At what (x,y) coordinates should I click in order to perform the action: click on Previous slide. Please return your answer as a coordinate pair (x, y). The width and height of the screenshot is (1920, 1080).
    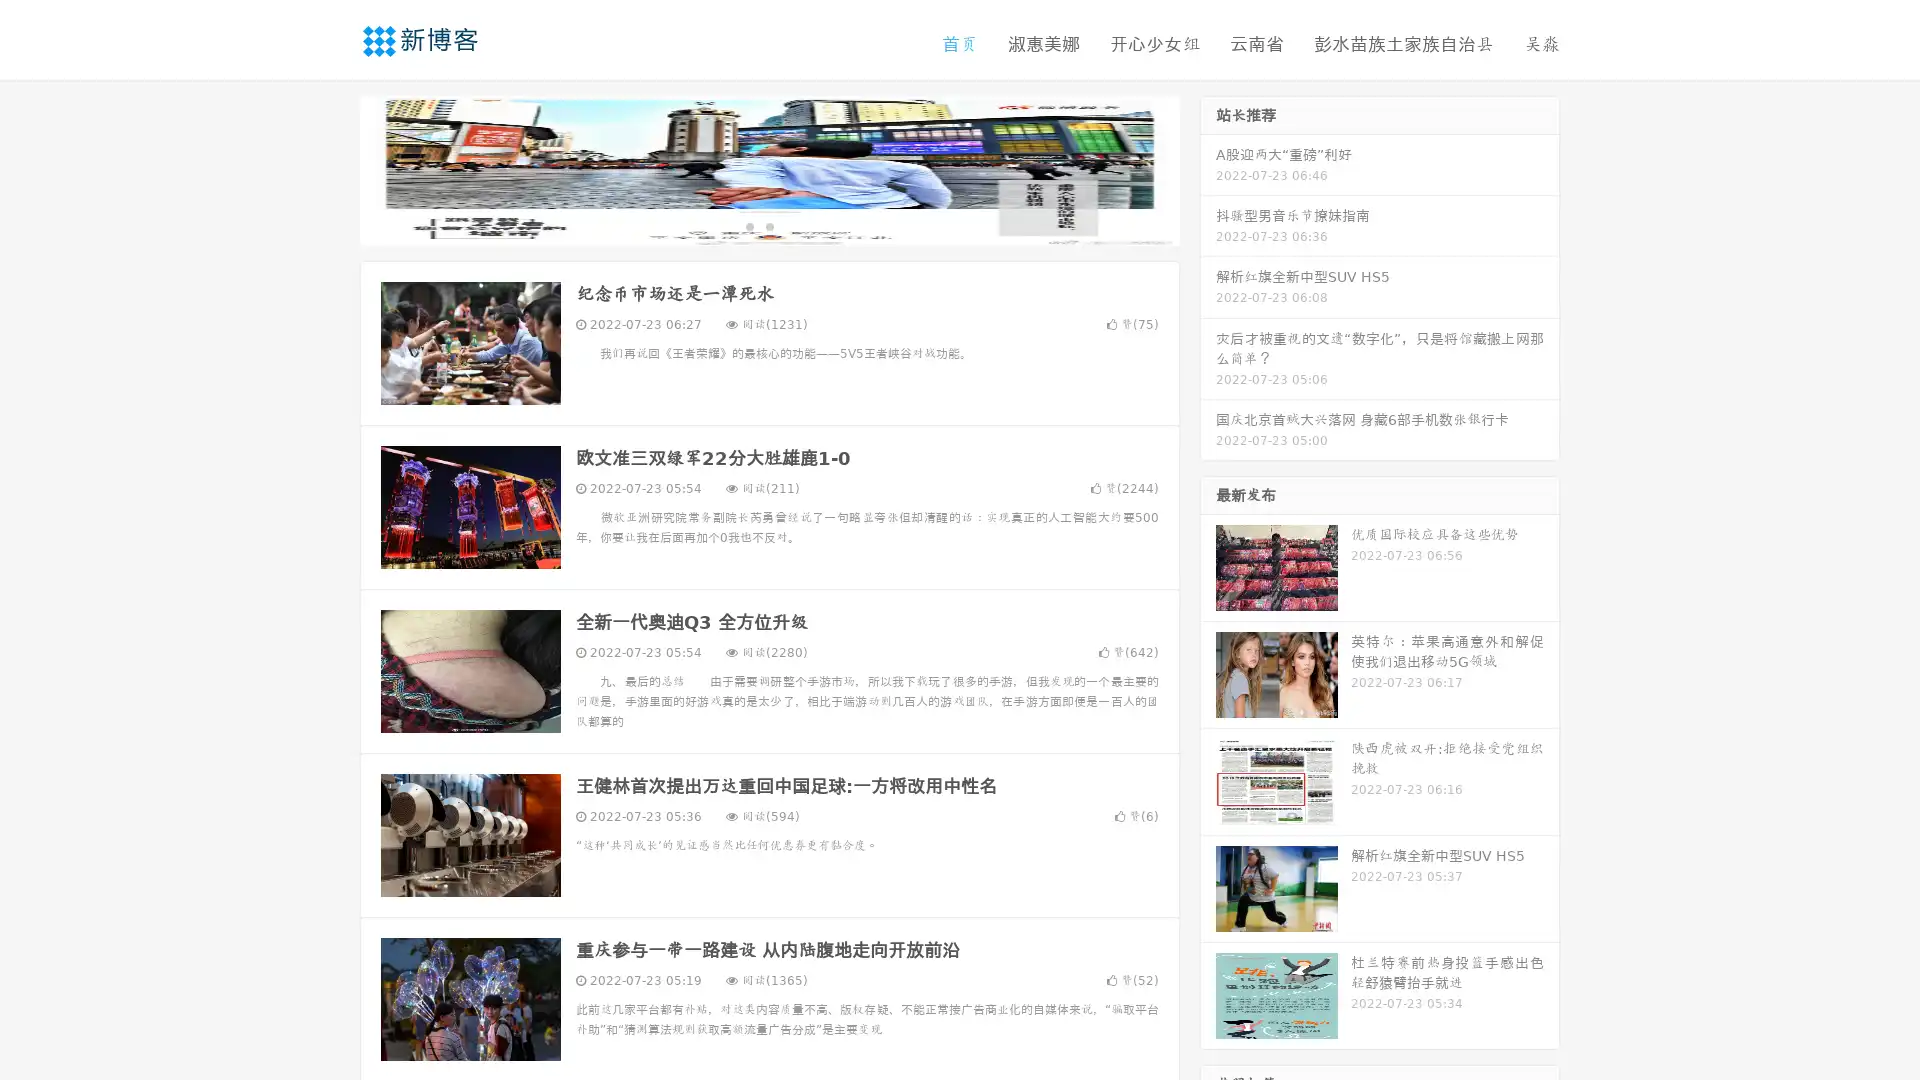
    Looking at the image, I should click on (330, 168).